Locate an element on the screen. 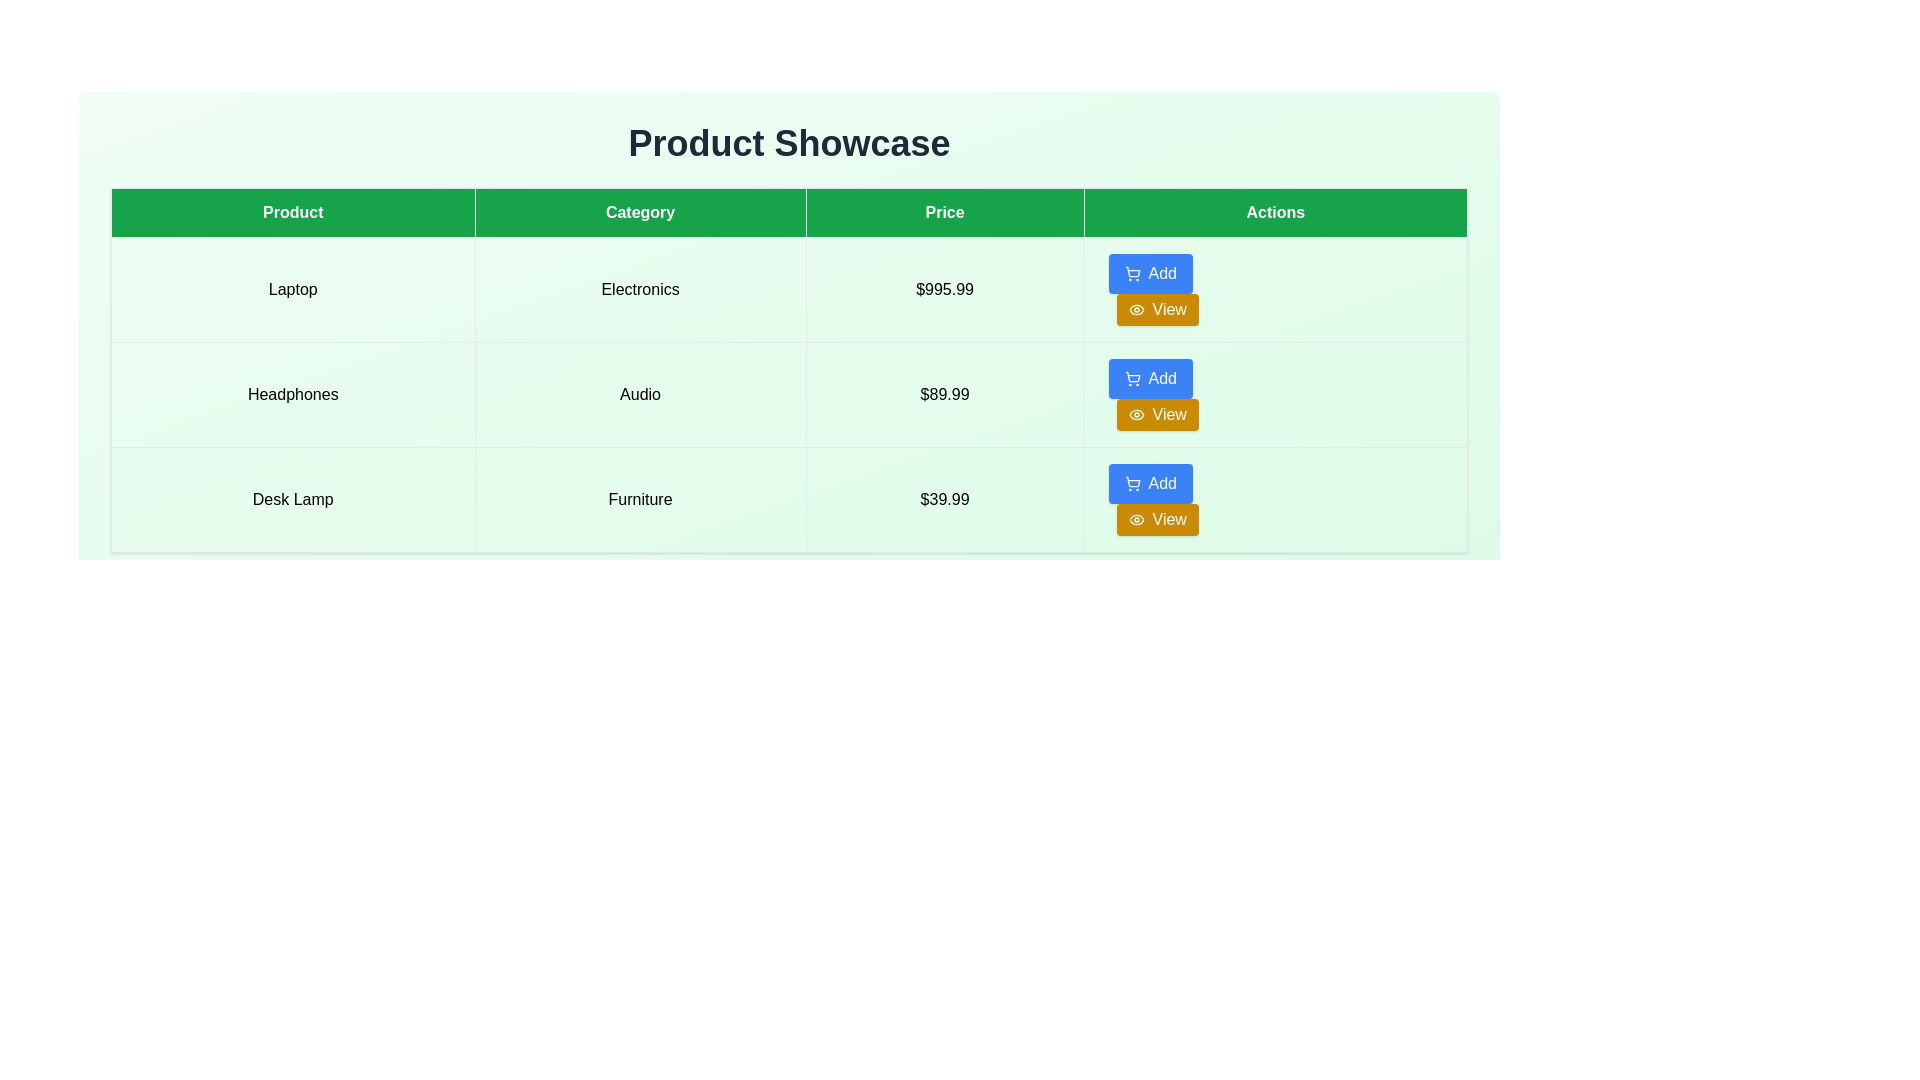 The image size is (1920, 1080). the 'Product Showcase' heading element, which is a large, bold title in dark gray at the top of the interface, serving as the header for the content below is located at coordinates (788, 142).